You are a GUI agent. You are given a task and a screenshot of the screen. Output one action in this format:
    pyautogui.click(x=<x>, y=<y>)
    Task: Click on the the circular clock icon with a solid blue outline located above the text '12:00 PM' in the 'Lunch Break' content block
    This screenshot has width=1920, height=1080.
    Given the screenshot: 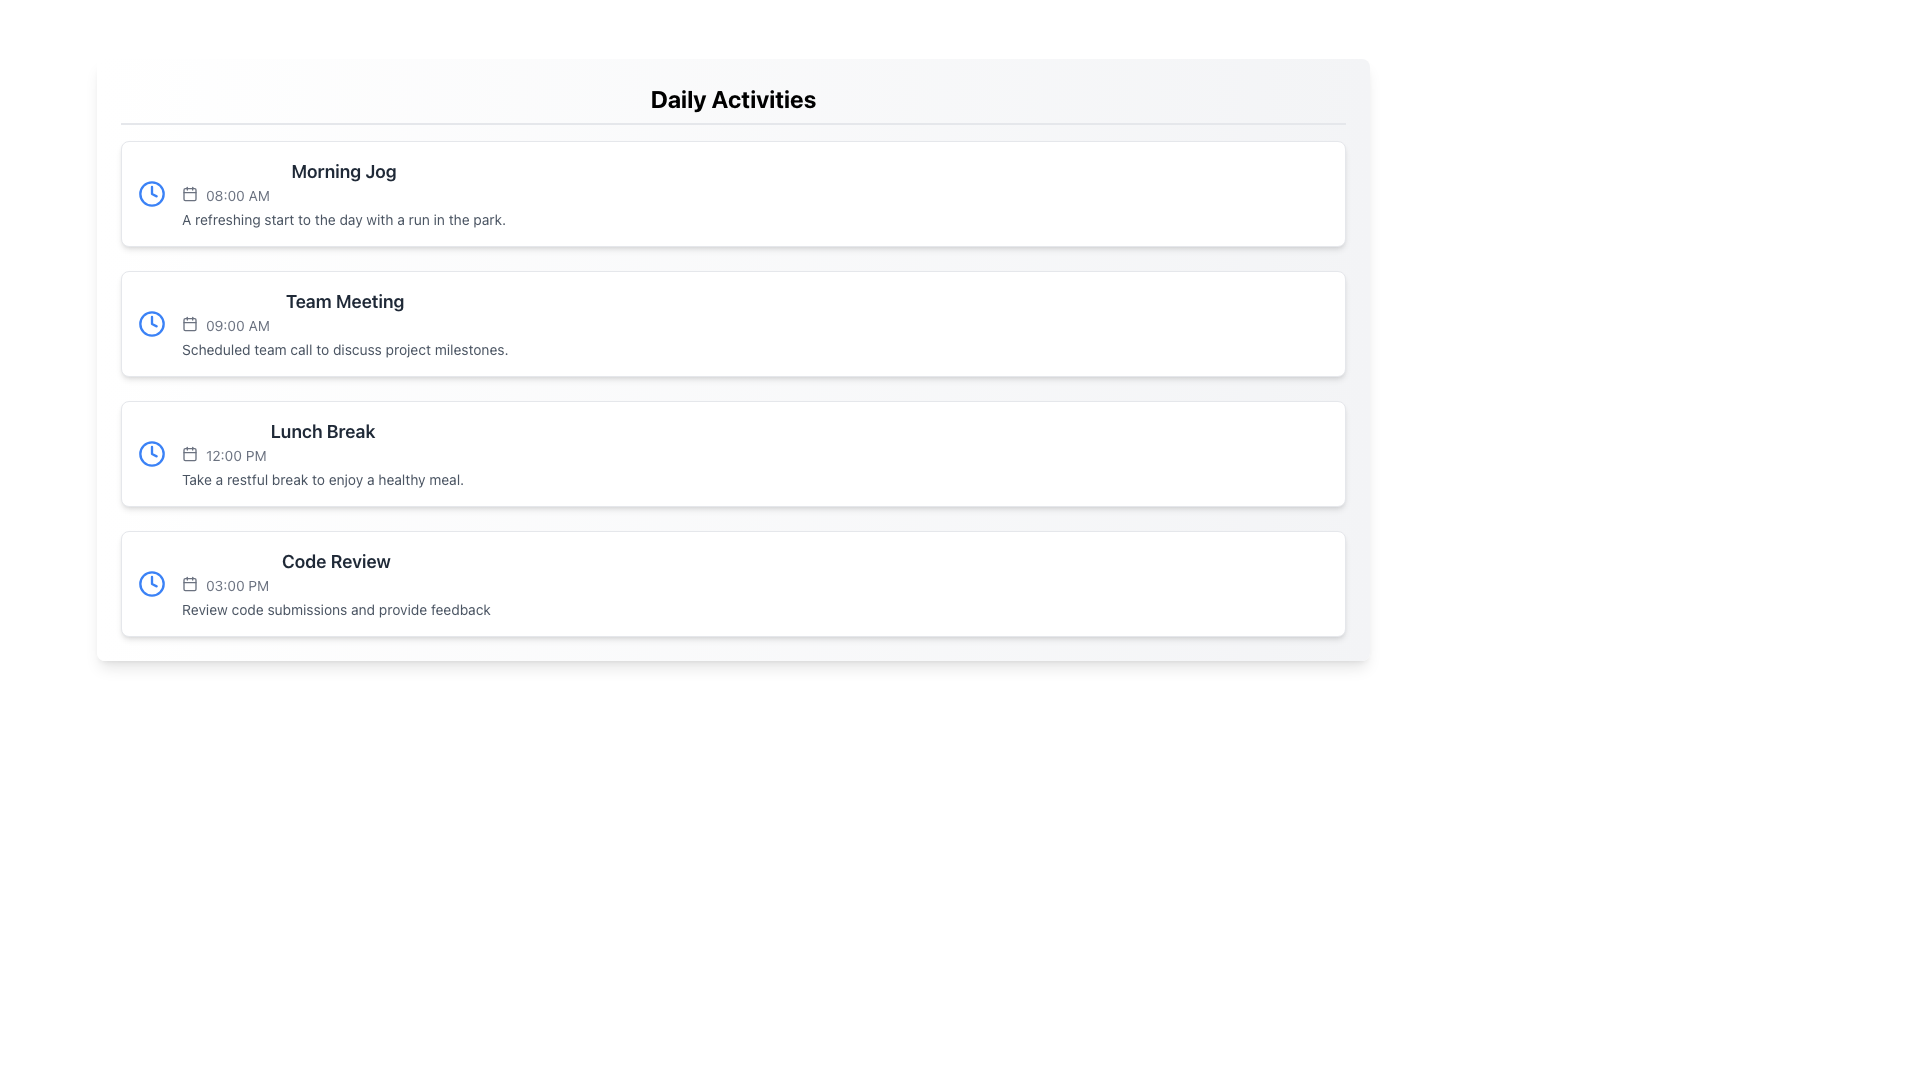 What is the action you would take?
    pyautogui.click(x=151, y=454)
    